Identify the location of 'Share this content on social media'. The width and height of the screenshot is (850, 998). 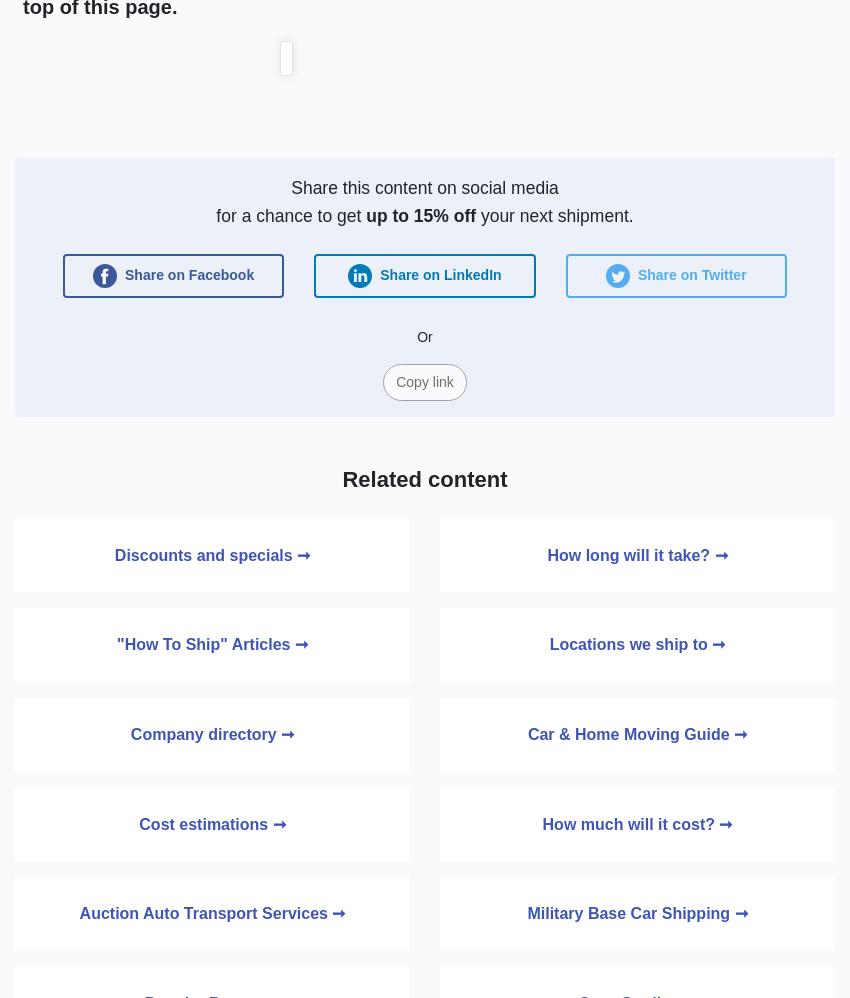
(424, 186).